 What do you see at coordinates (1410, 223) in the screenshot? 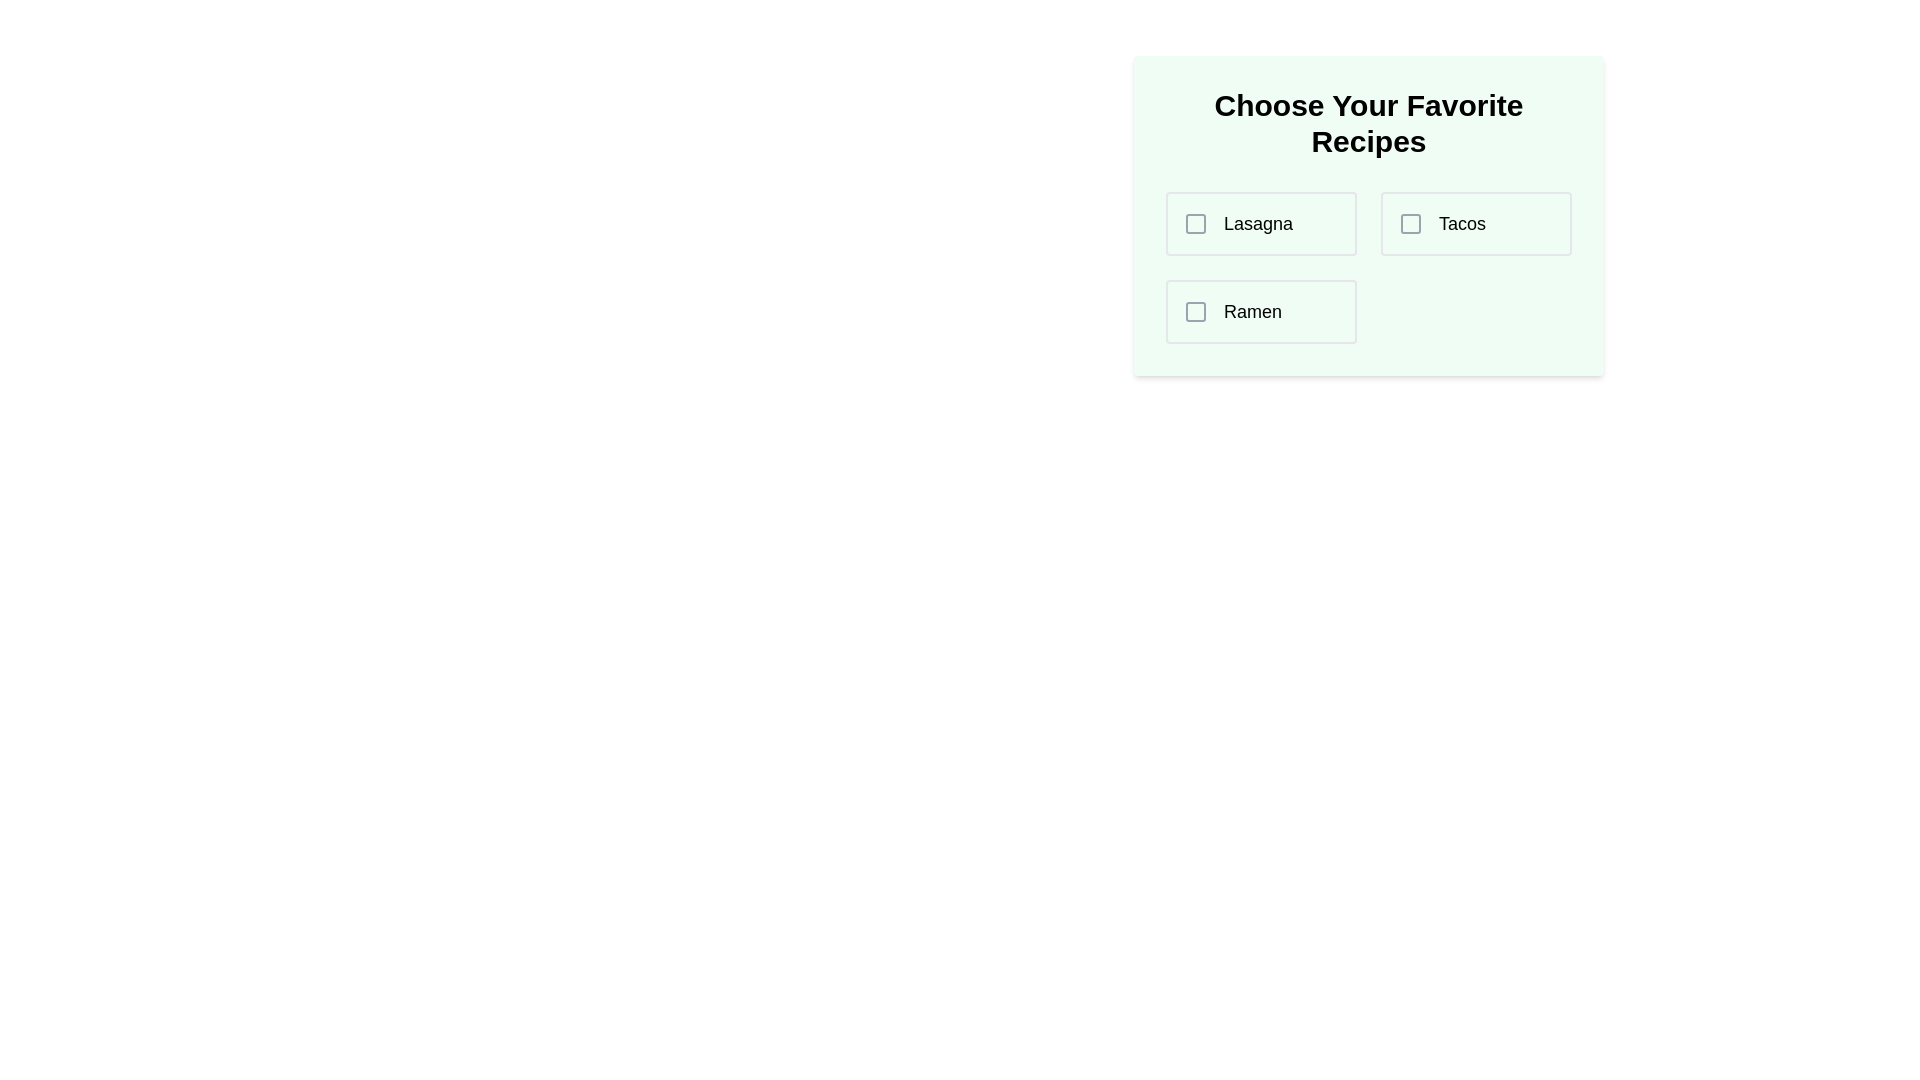
I see `the unselected checkbox UI component located to the left of the 'Tacos' text` at bounding box center [1410, 223].